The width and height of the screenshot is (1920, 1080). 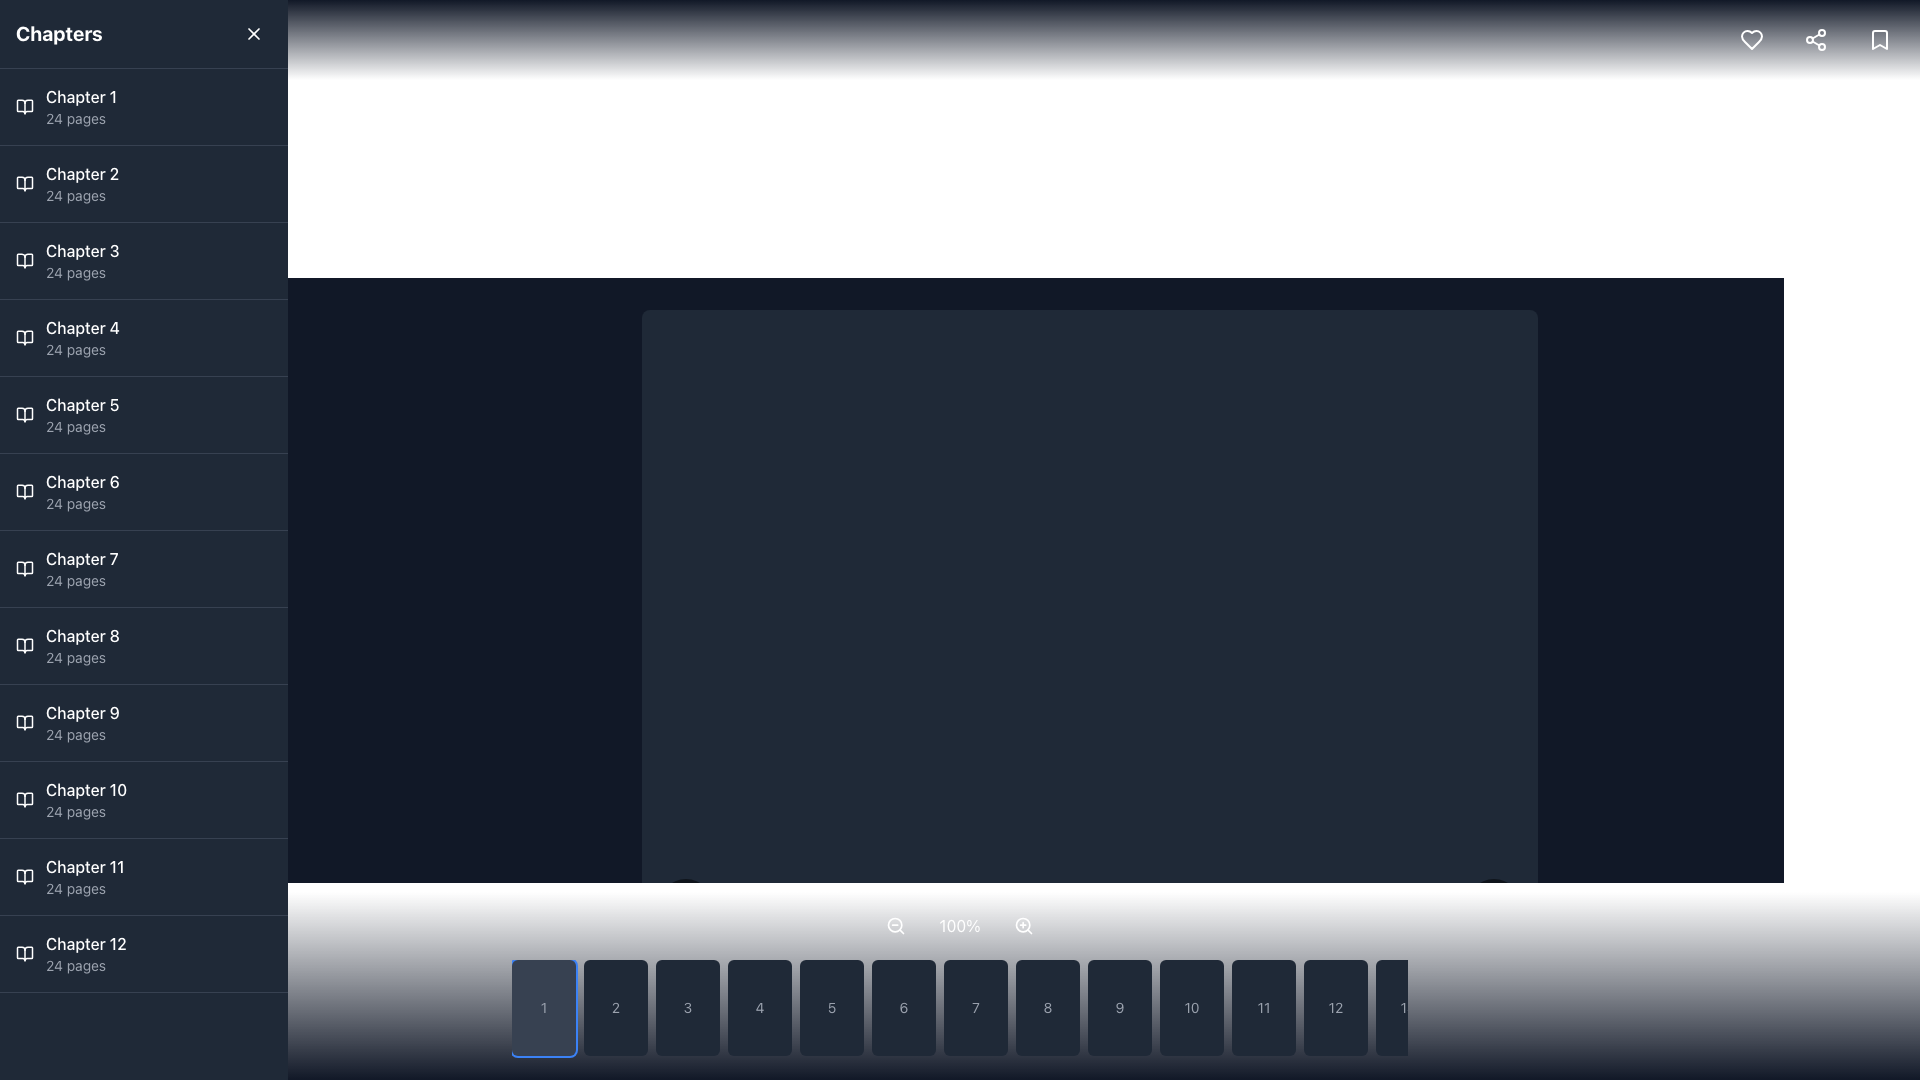 What do you see at coordinates (81, 349) in the screenshot?
I see `textual information displayed in the '24 pages' label located under the 'Chapter 4' title in the left sidebar` at bounding box center [81, 349].